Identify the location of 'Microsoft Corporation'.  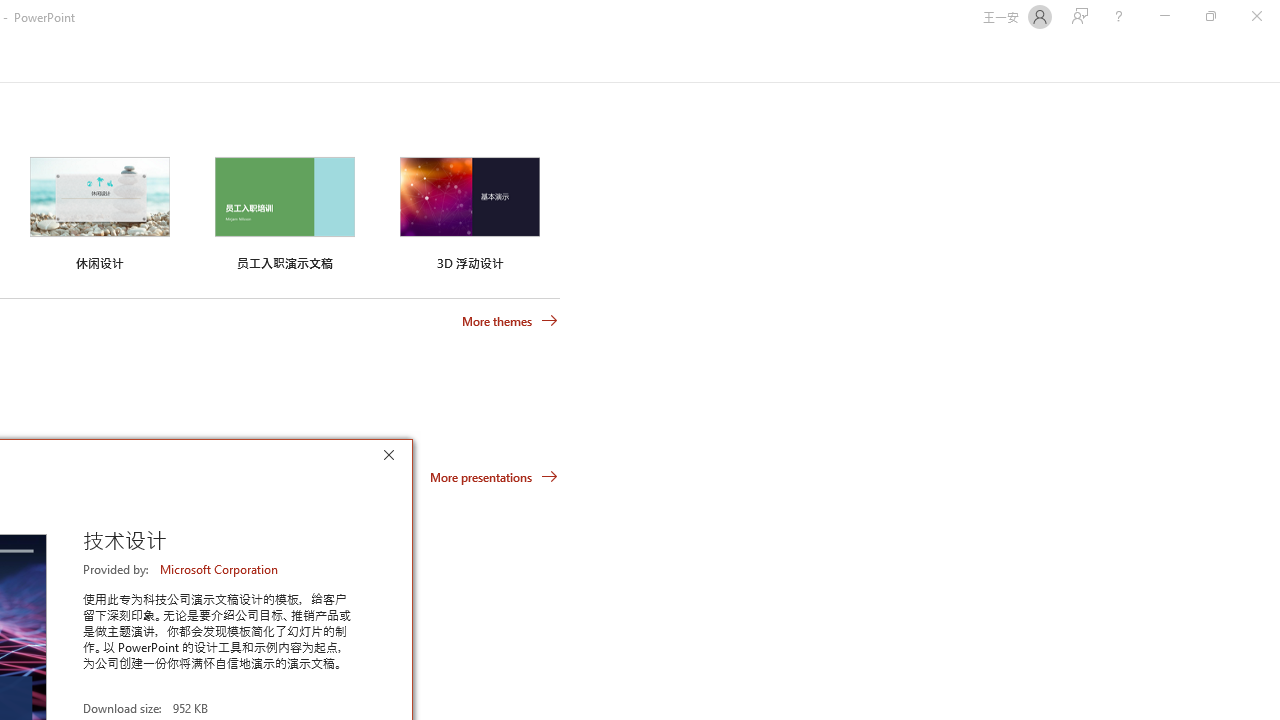
(220, 569).